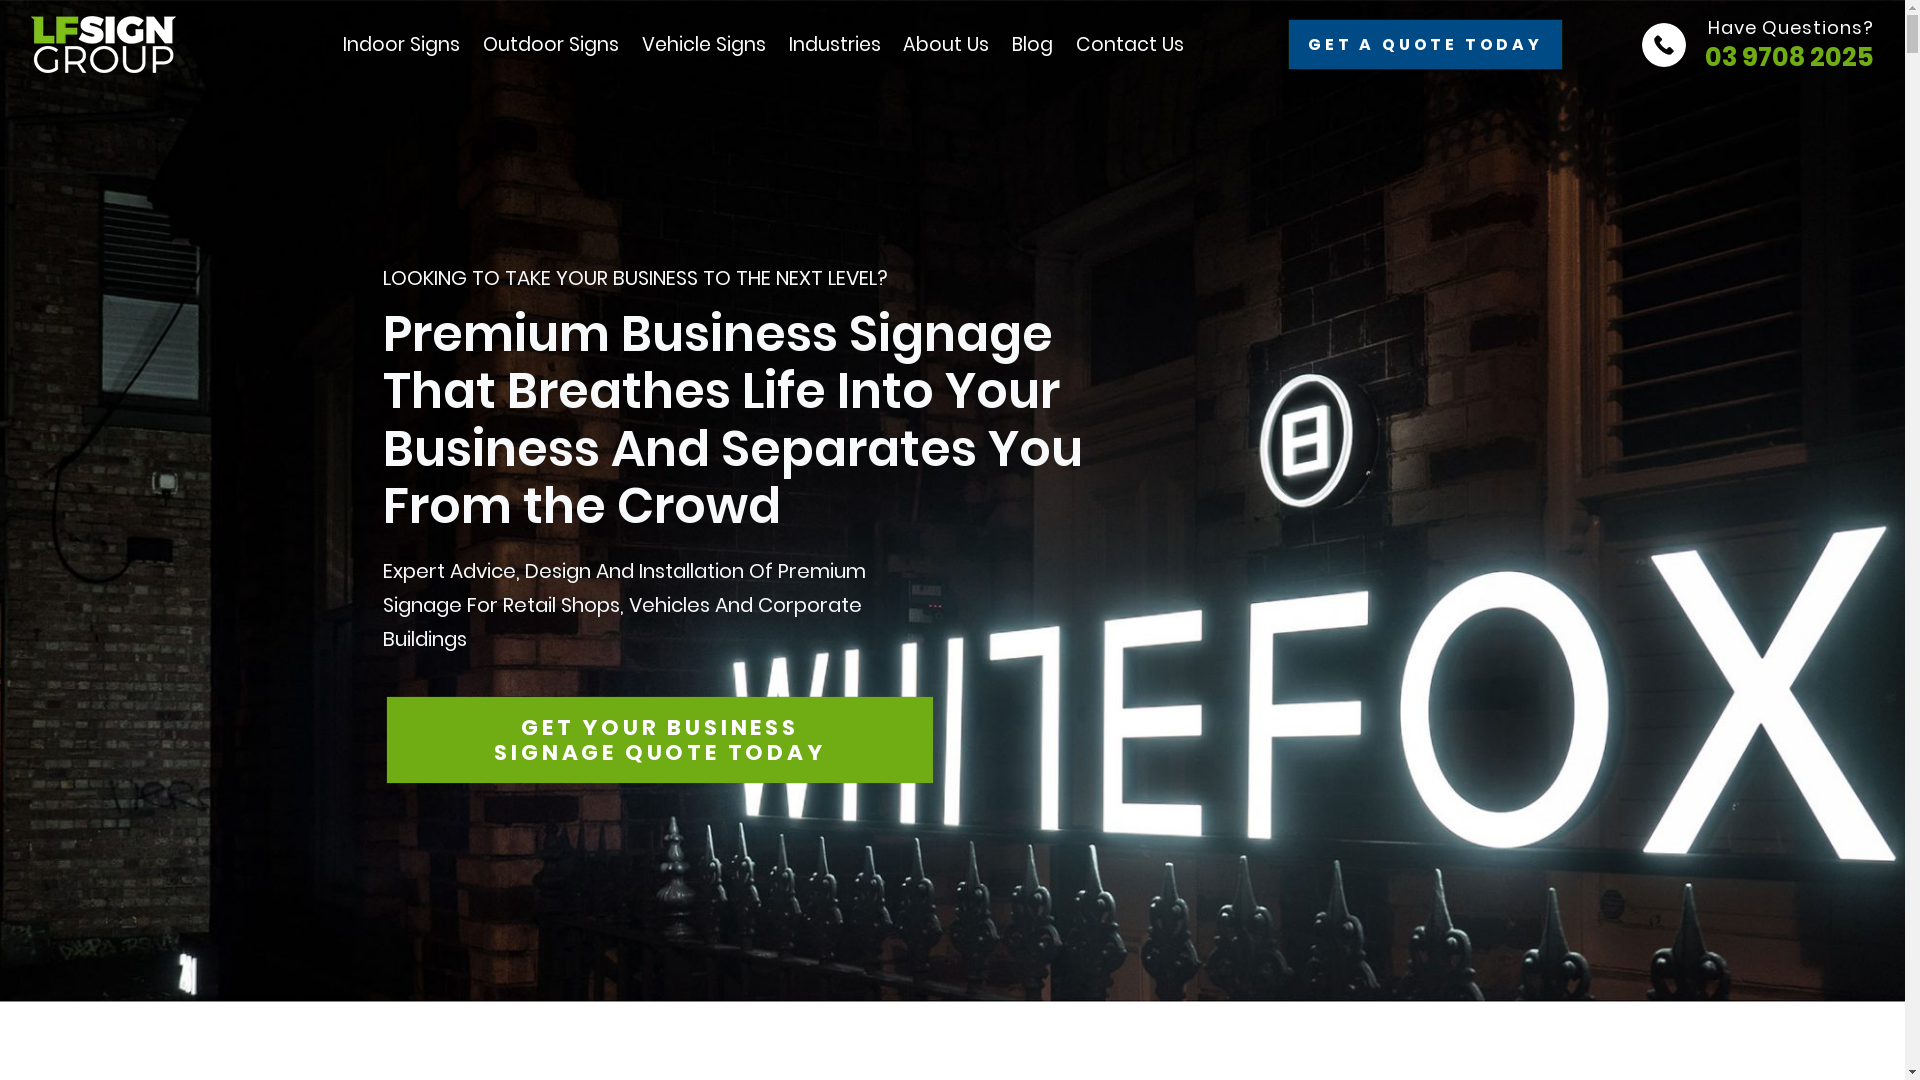 This screenshot has height=1080, width=1920. Describe the element at coordinates (1032, 44) in the screenshot. I see `'Blog'` at that location.